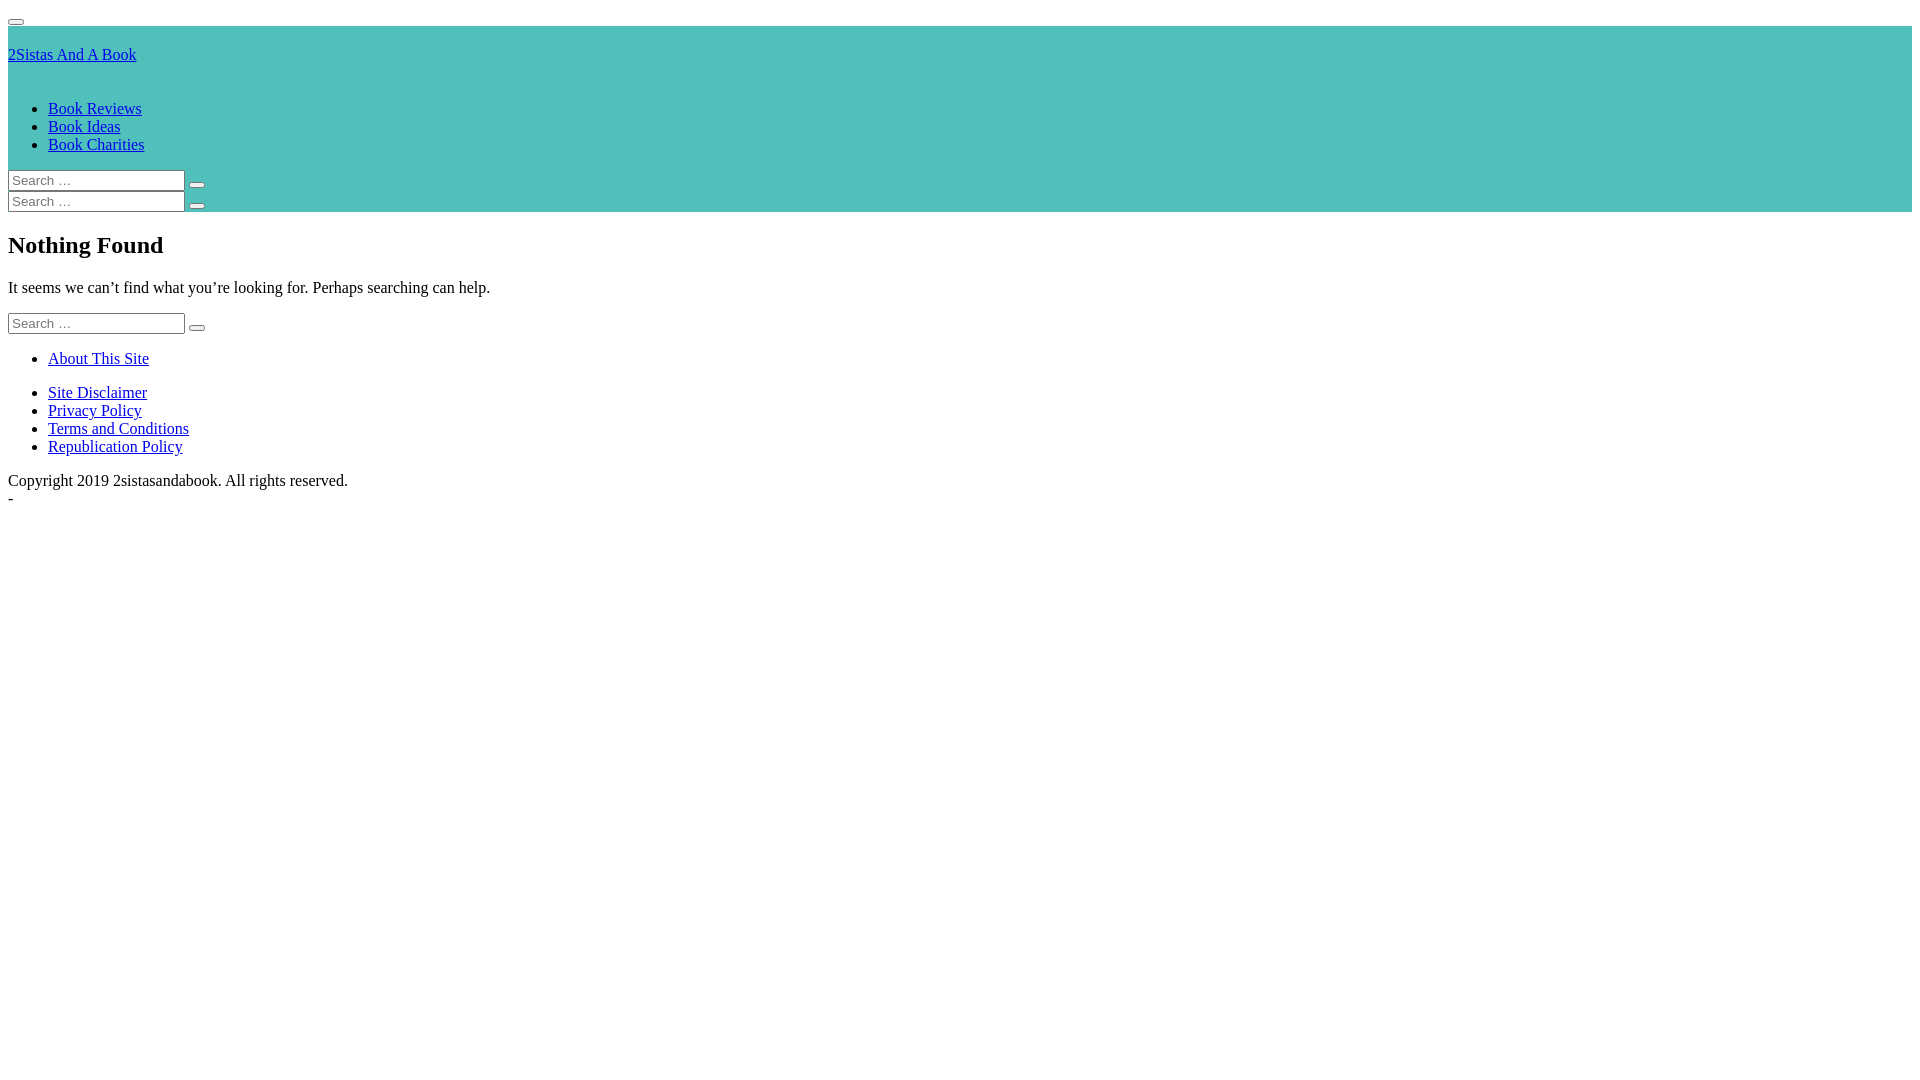  What do you see at coordinates (117, 427) in the screenshot?
I see `'Terms and Conditions'` at bounding box center [117, 427].